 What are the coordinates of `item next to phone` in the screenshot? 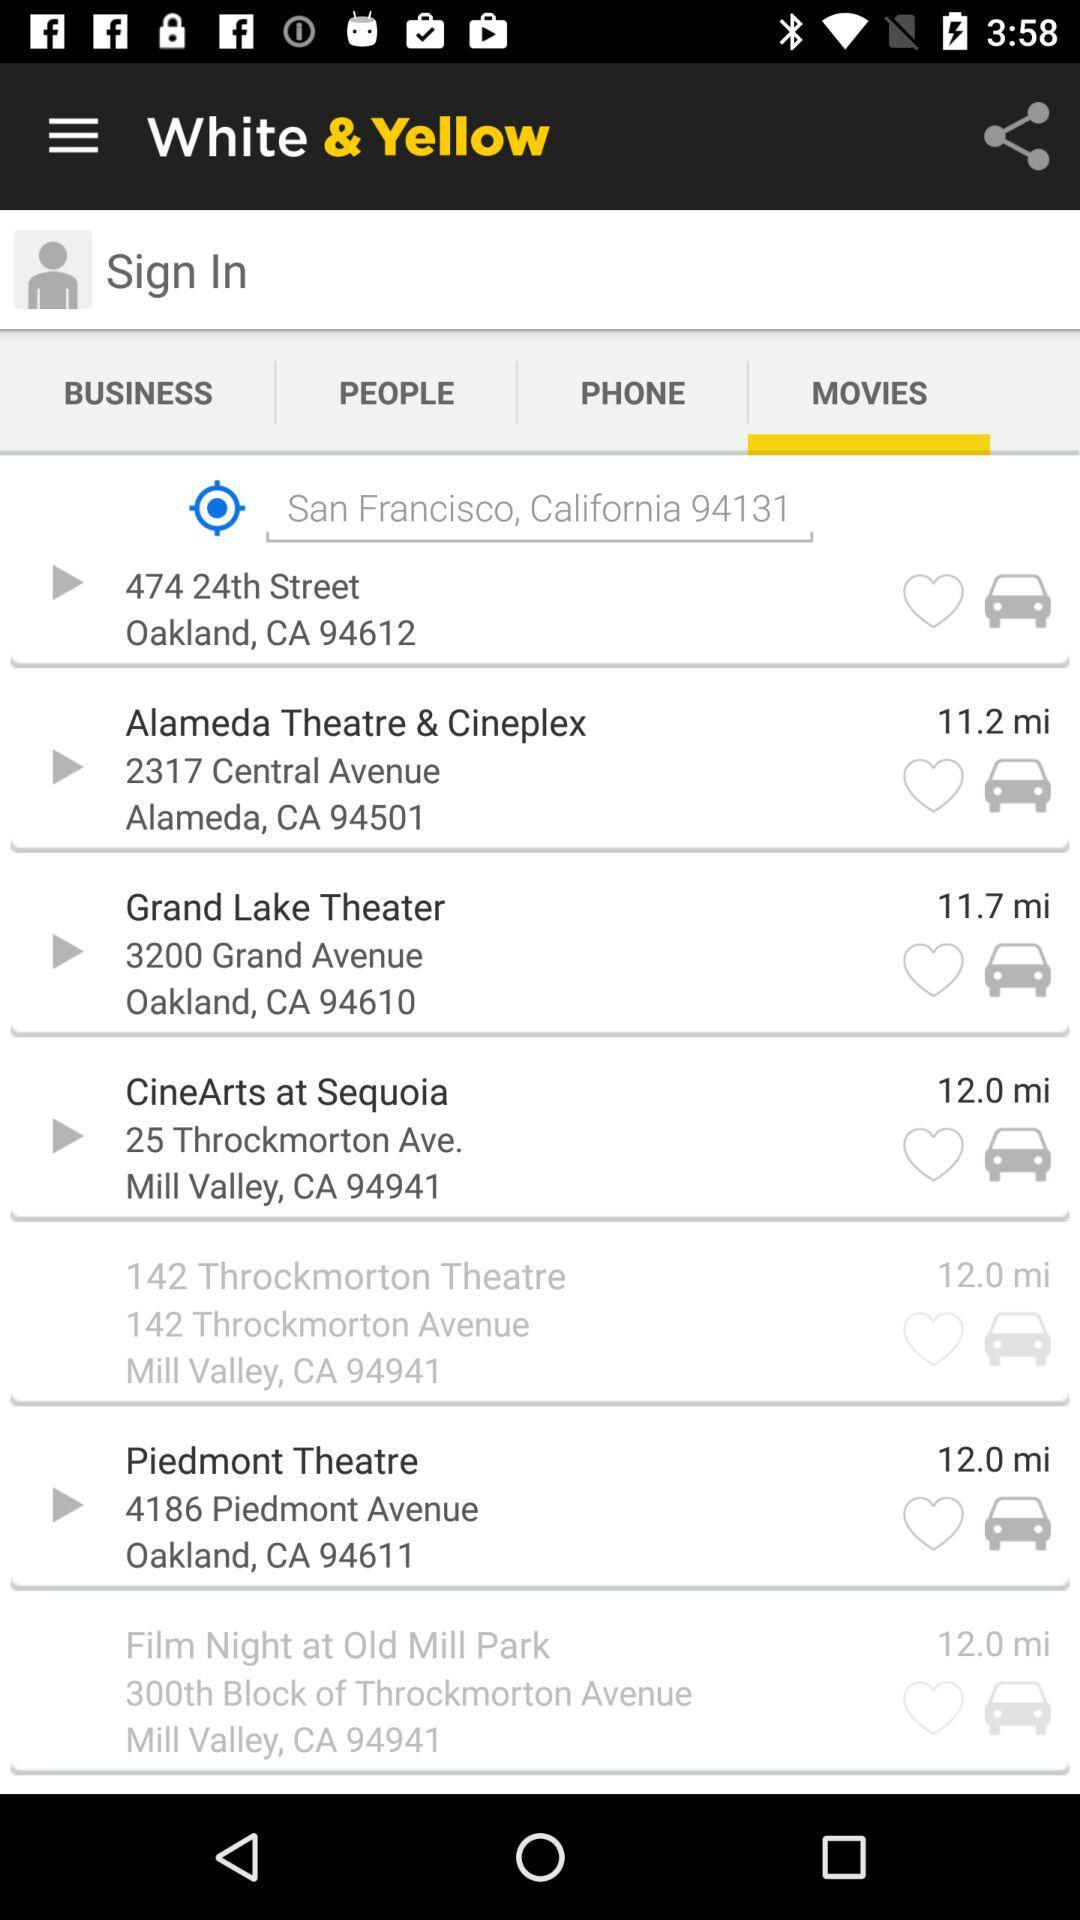 It's located at (396, 392).